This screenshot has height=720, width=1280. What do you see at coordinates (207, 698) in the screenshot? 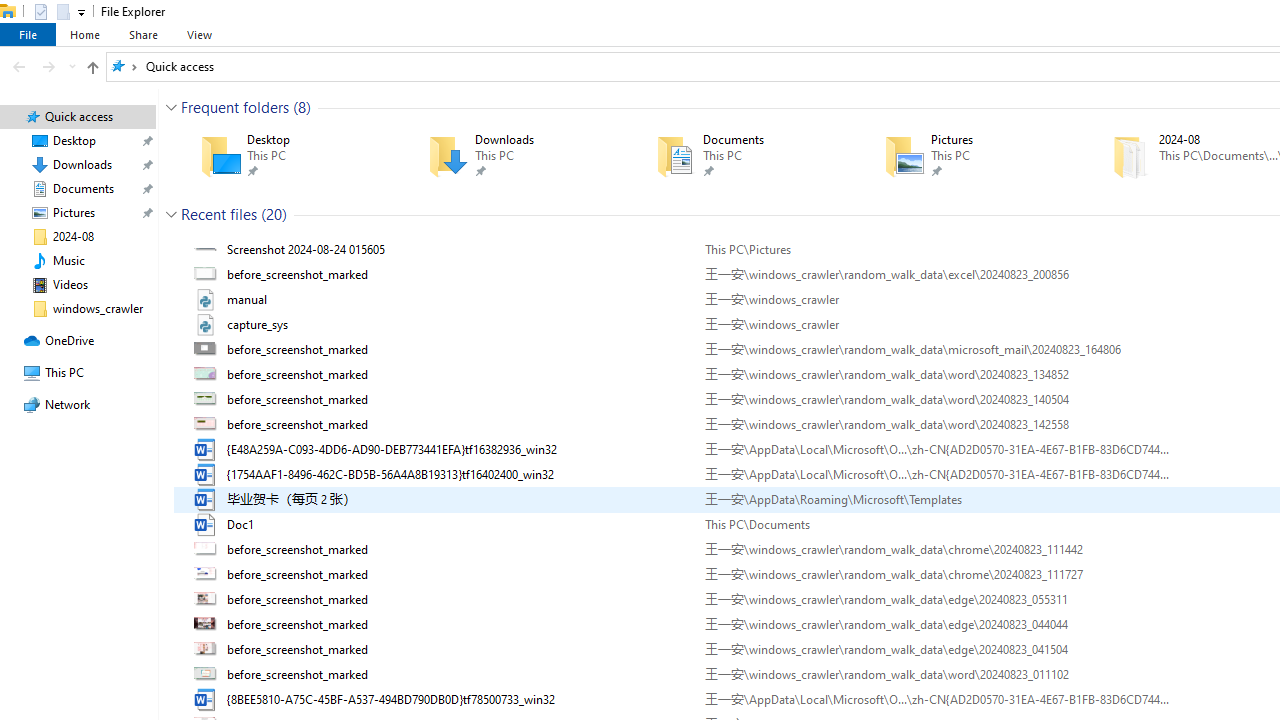
I see `'Class: UIImage'` at bounding box center [207, 698].